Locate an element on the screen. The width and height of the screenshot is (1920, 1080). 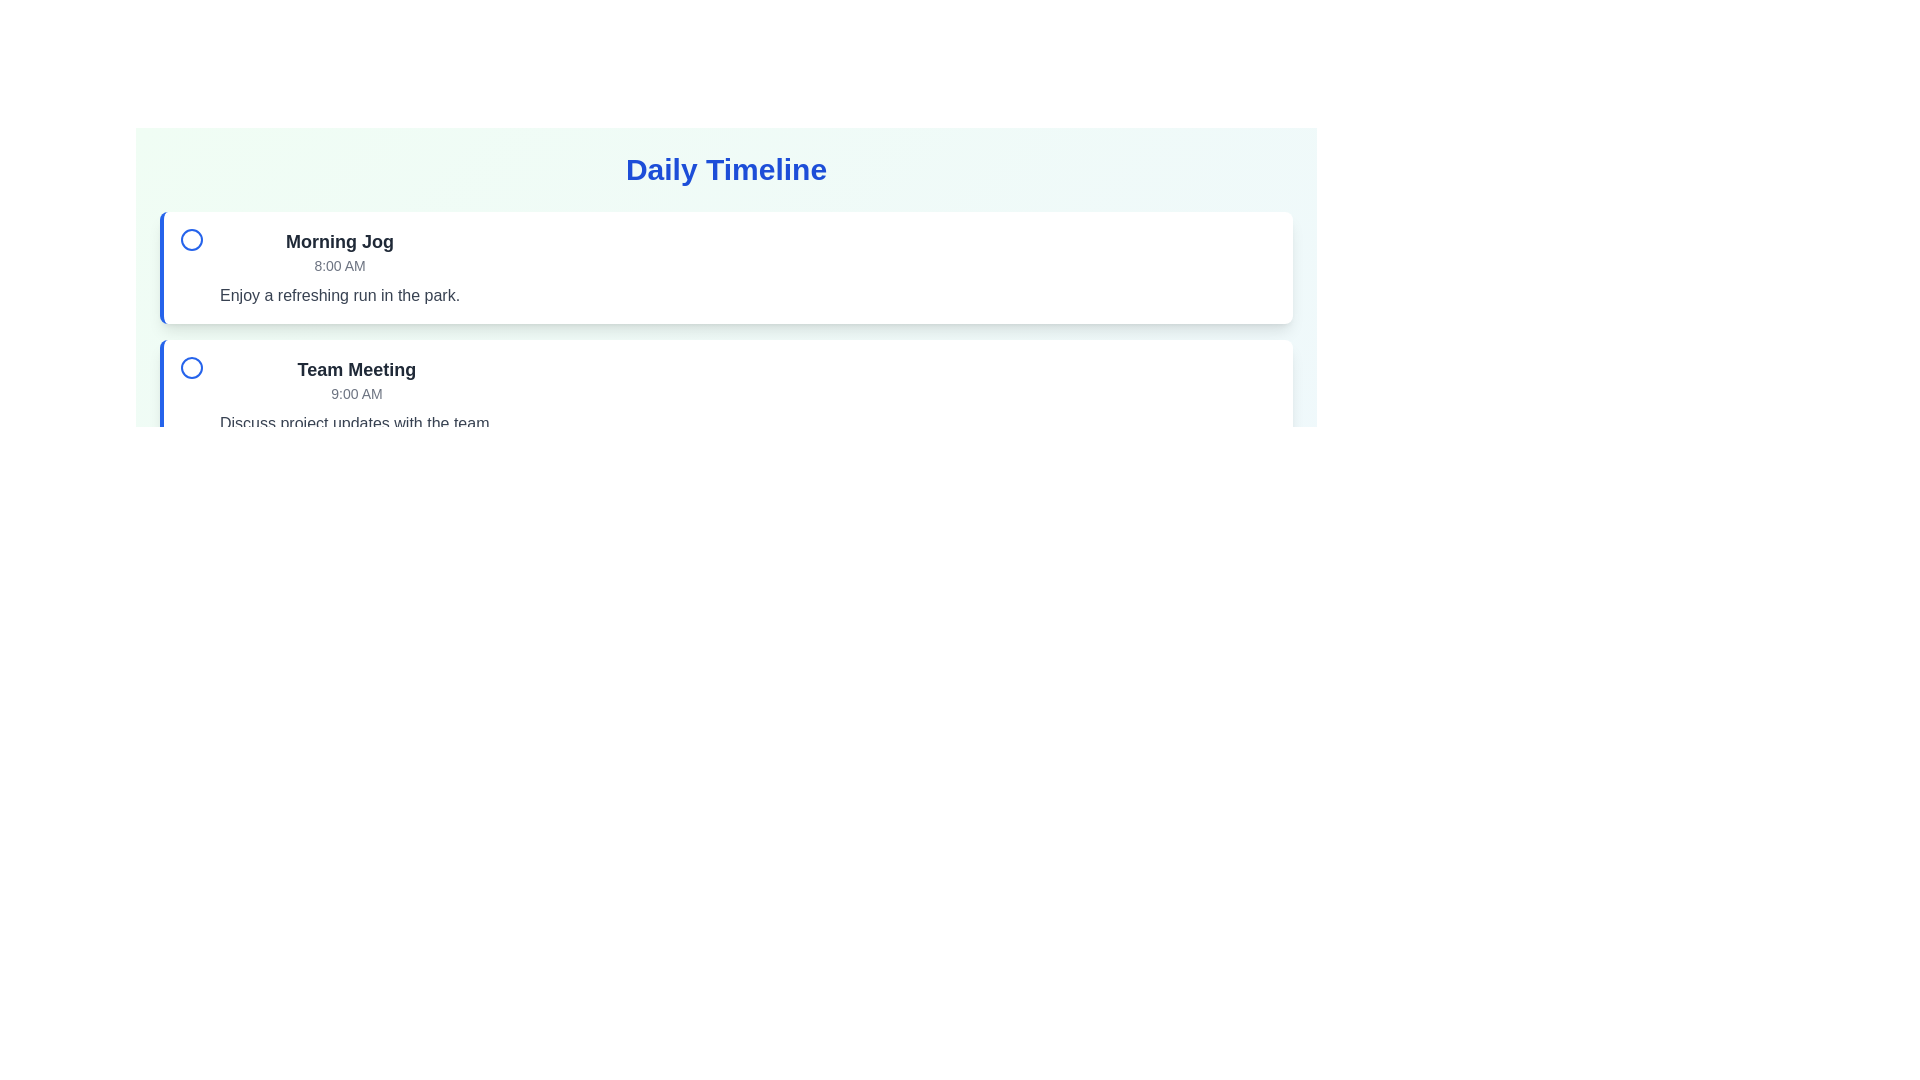
the text label displaying '8:00 AM', which is located below the title 'Morning Jog' and above the description text is located at coordinates (340, 265).